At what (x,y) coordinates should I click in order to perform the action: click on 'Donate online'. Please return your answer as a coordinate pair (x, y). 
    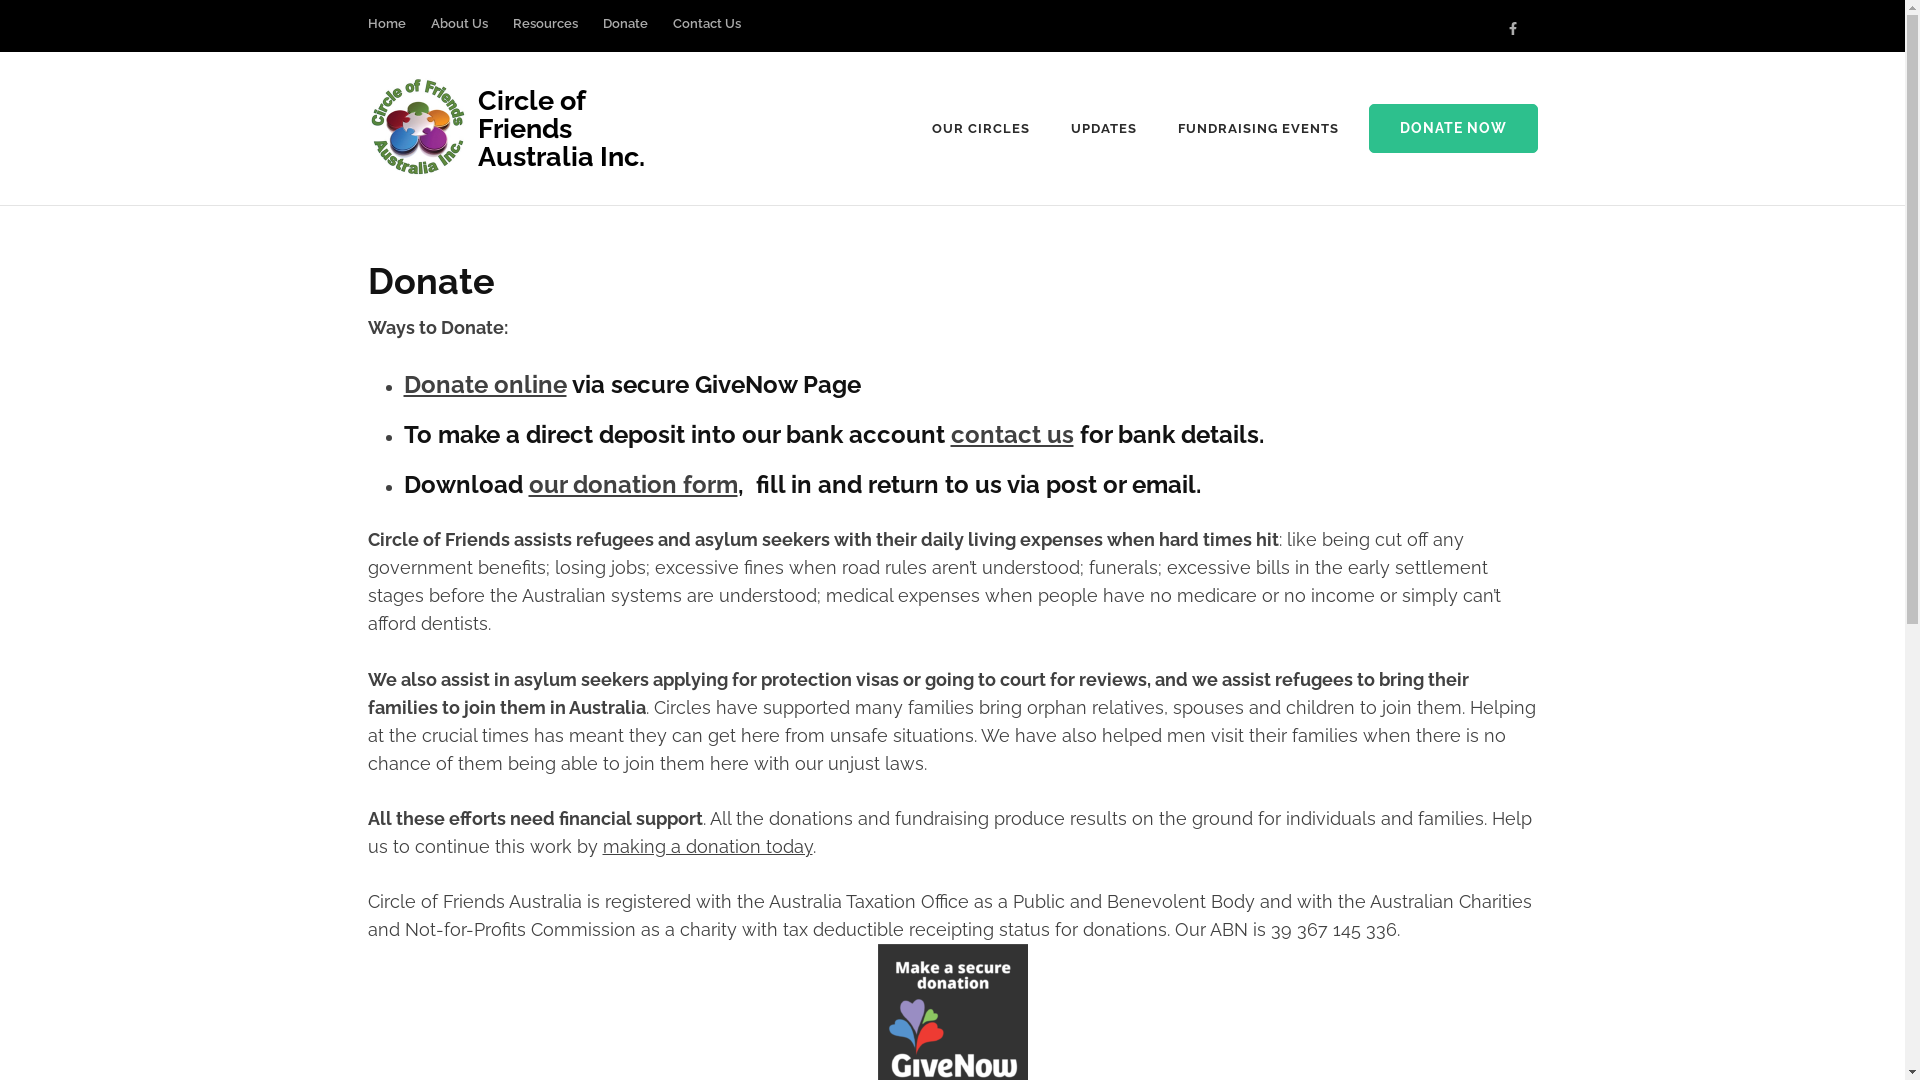
    Looking at the image, I should click on (485, 384).